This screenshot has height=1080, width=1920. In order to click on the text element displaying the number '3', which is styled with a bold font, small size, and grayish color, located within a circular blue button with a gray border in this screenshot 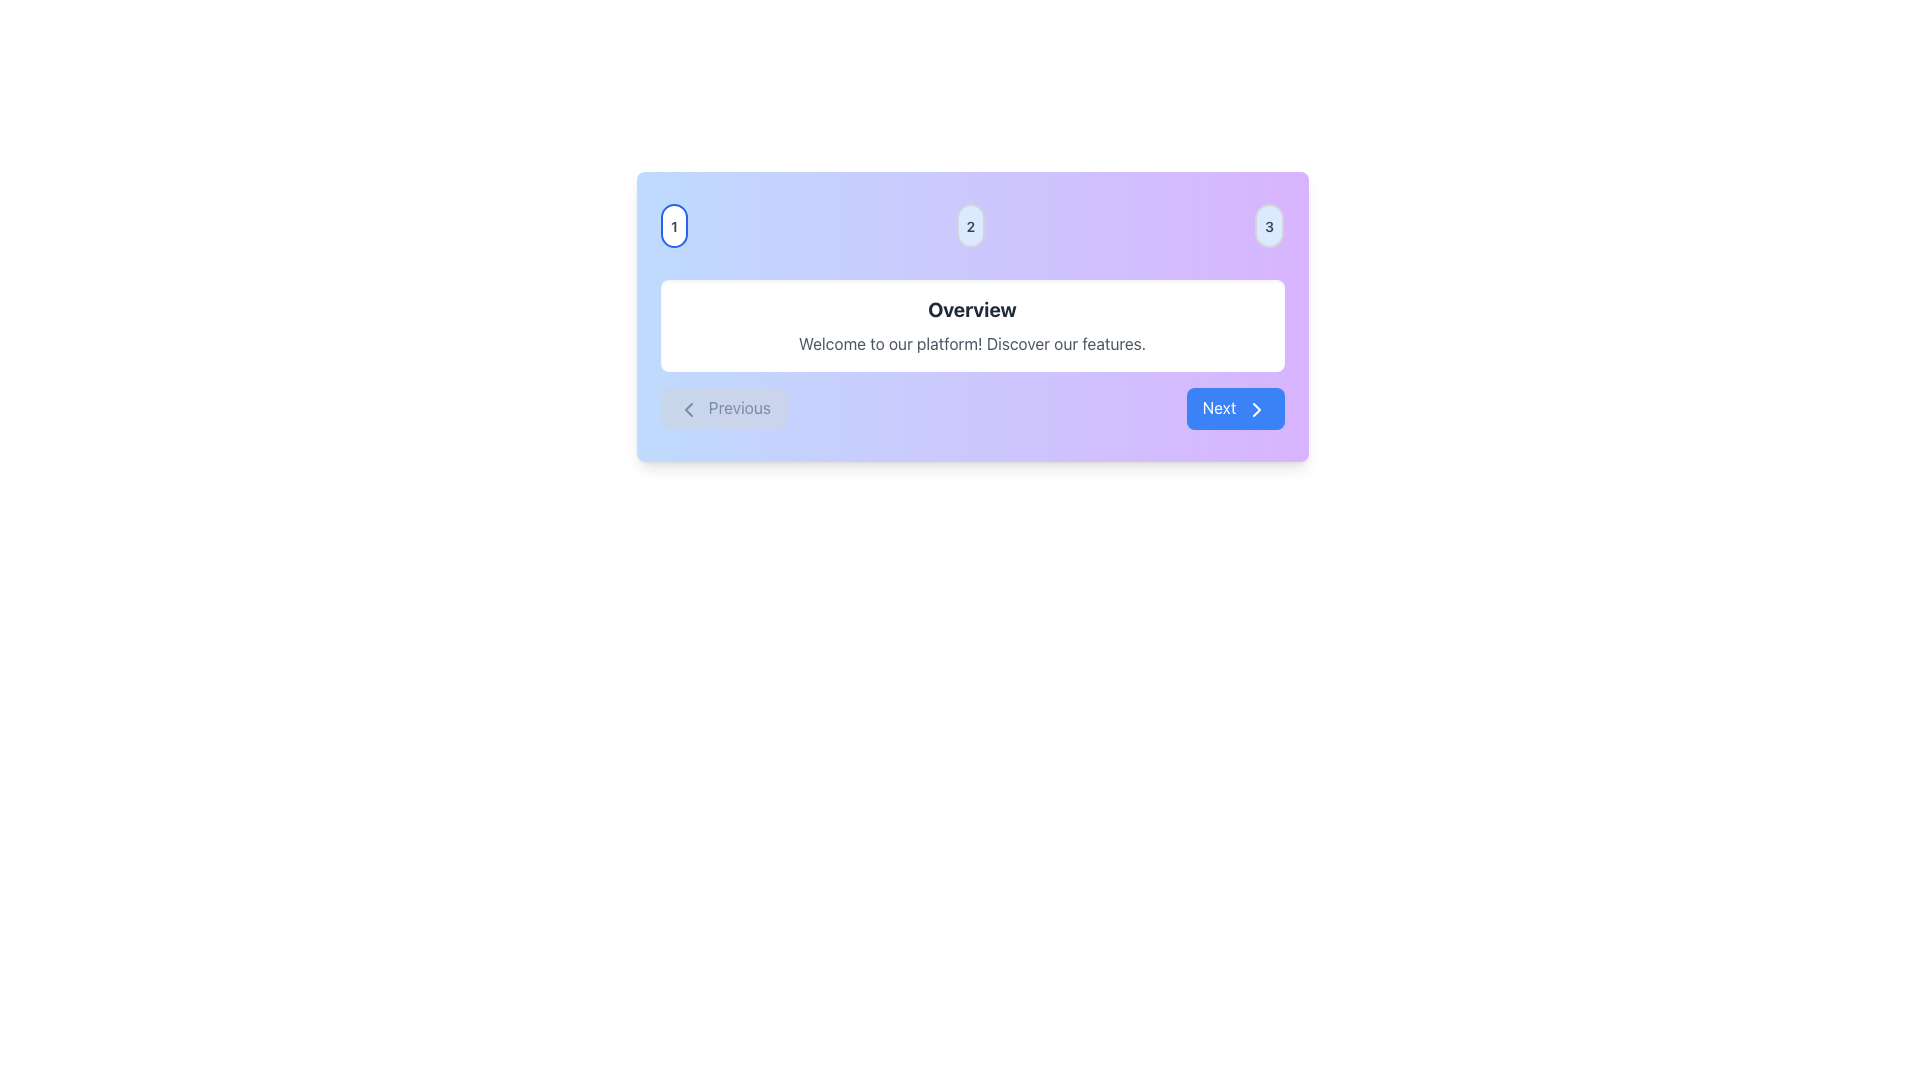, I will do `click(1268, 225)`.